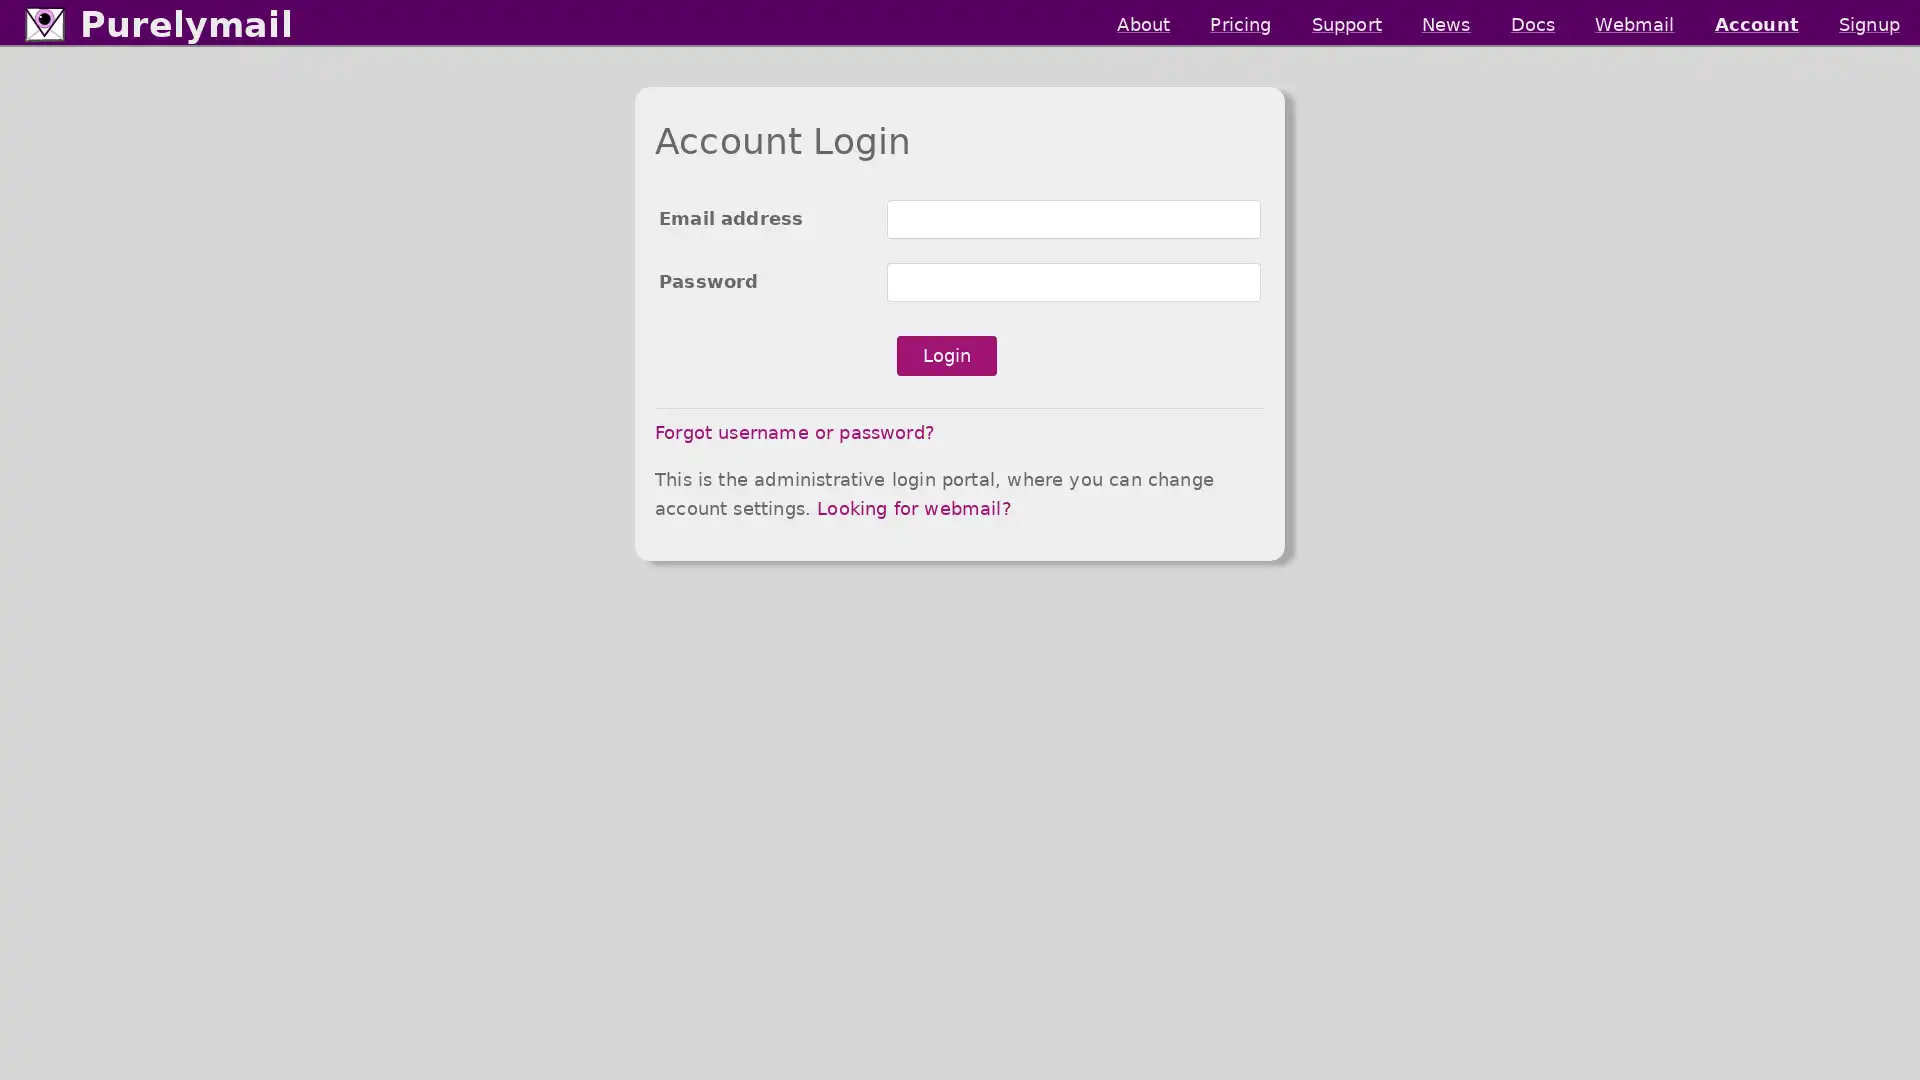  I want to click on Login, so click(945, 353).